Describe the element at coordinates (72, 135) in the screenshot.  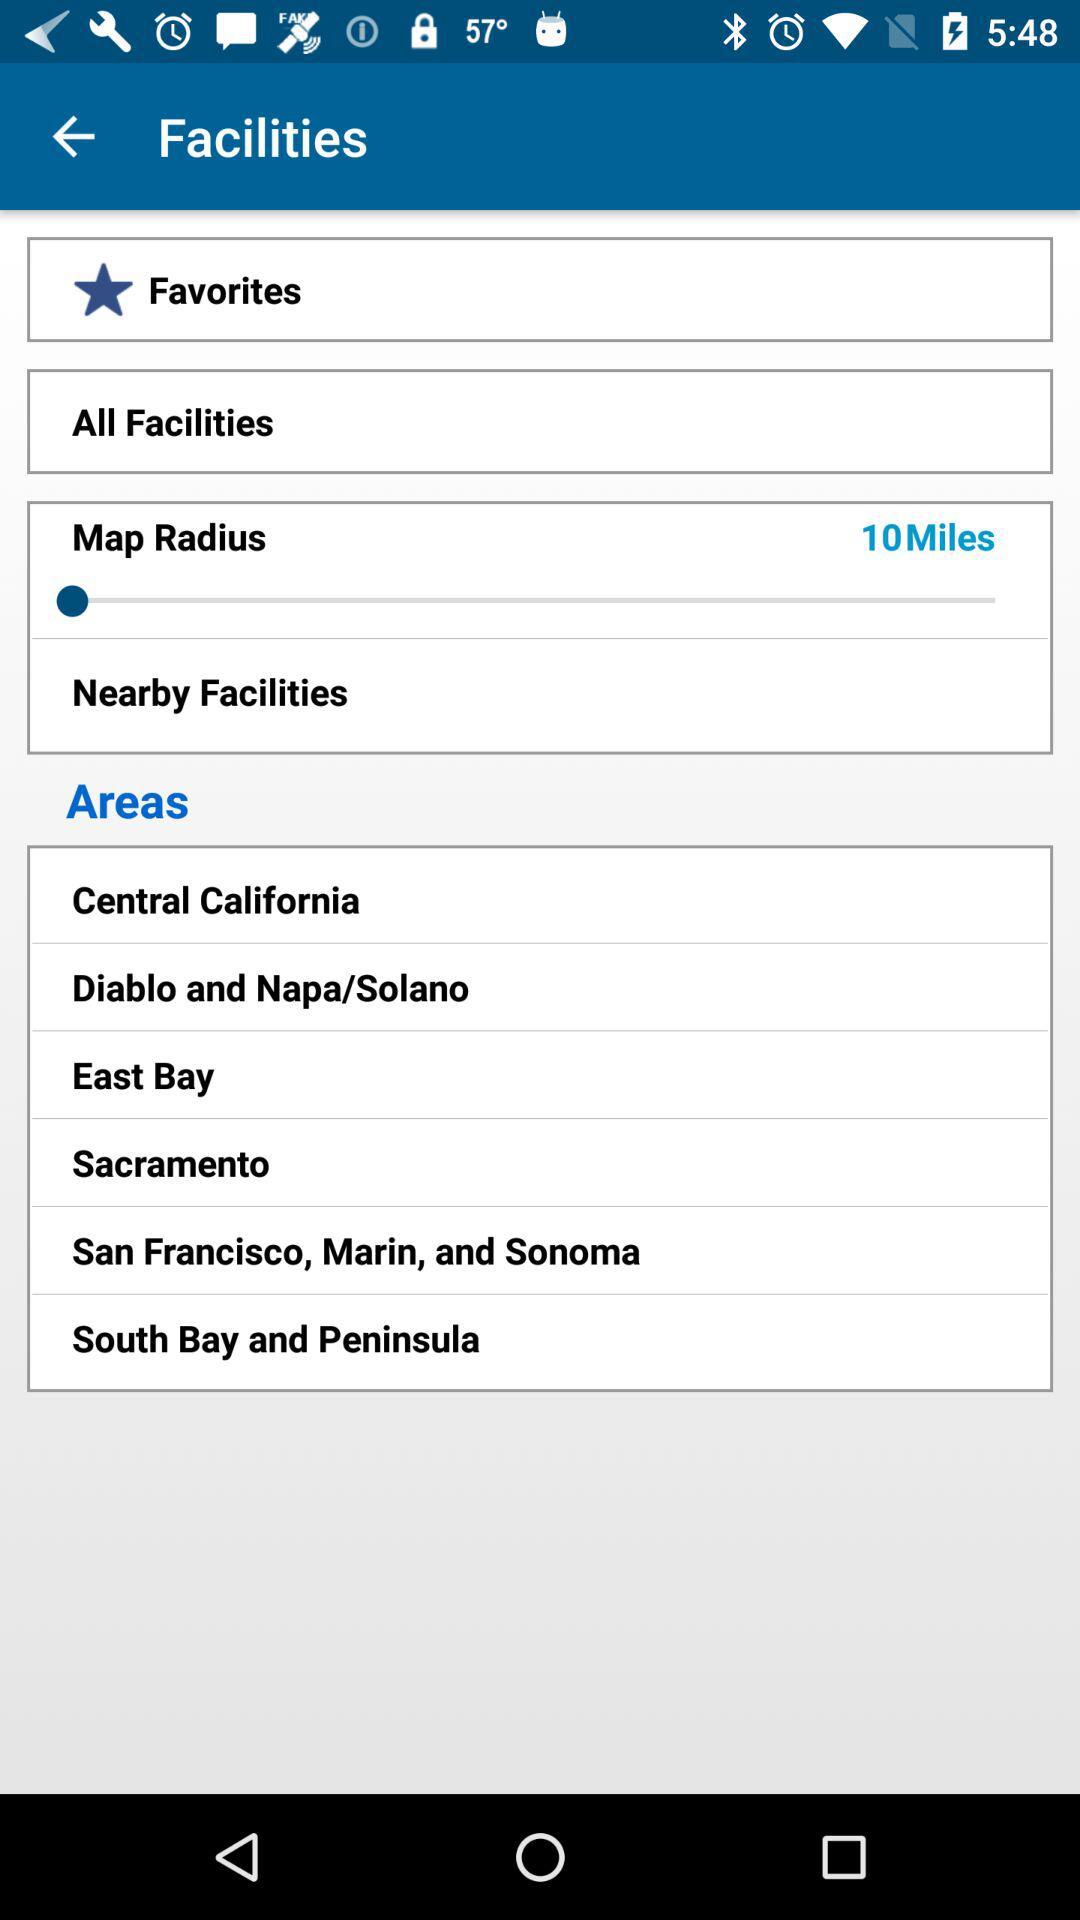
I see `the app next to facilities` at that location.